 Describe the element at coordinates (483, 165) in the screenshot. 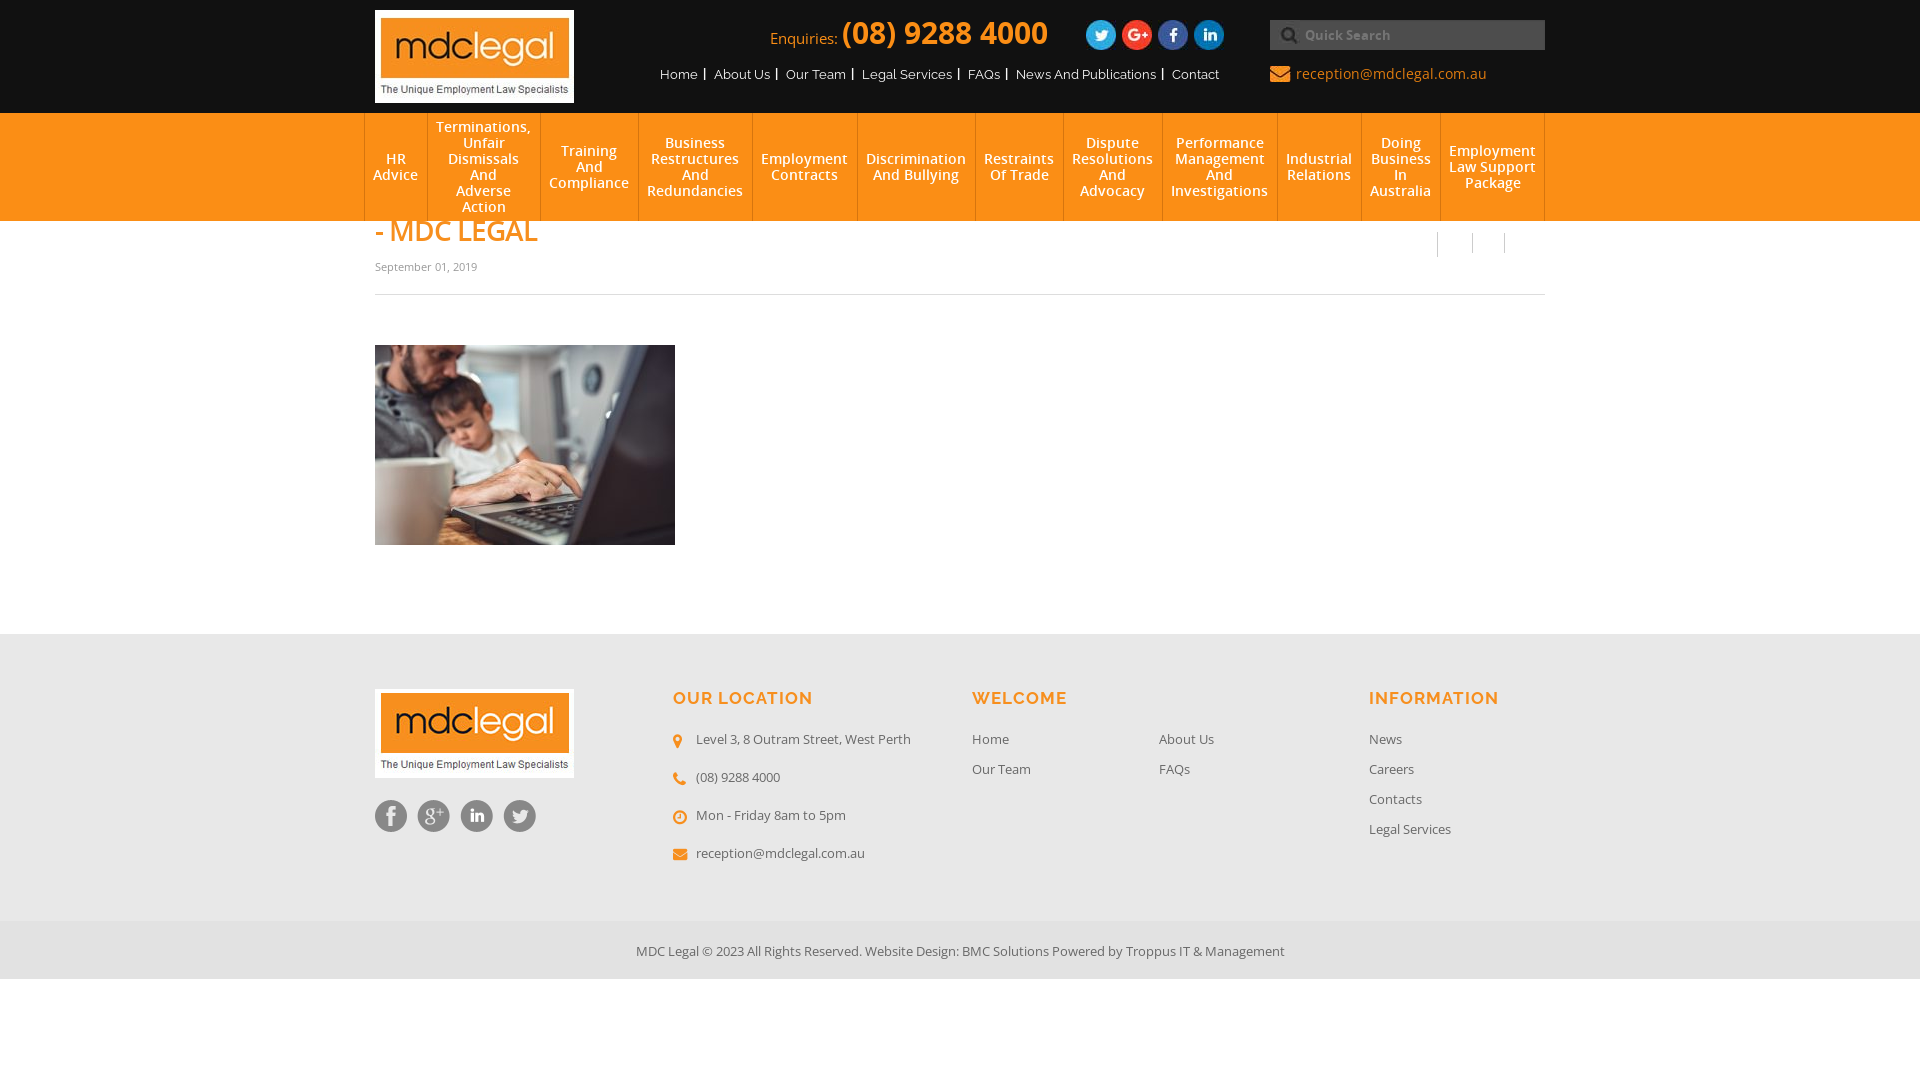

I see `'Terminations,` at that location.